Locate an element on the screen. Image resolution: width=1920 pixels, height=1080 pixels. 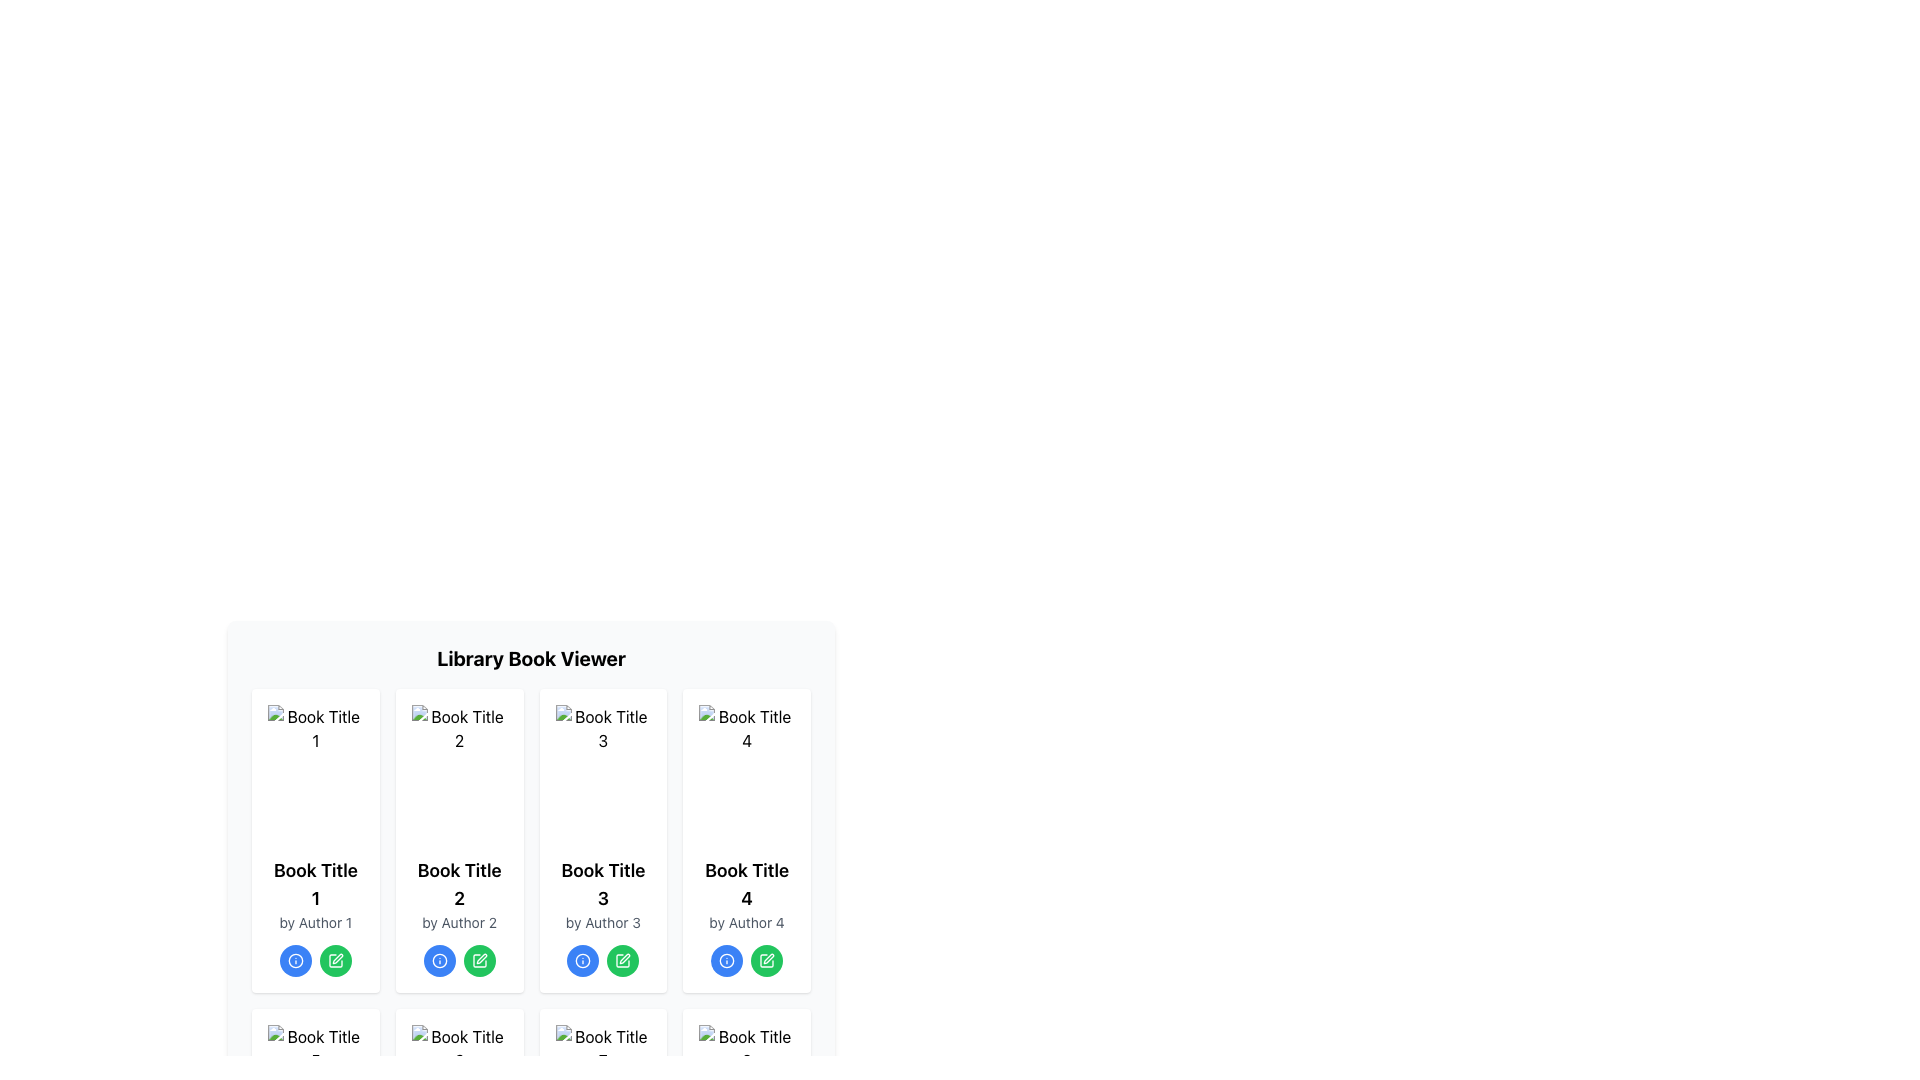
the edit button associated with the book card titled 'Book Title 4', which is the second button in the lower section under this card, located to the immediate right of the blue circular button is located at coordinates (766, 959).